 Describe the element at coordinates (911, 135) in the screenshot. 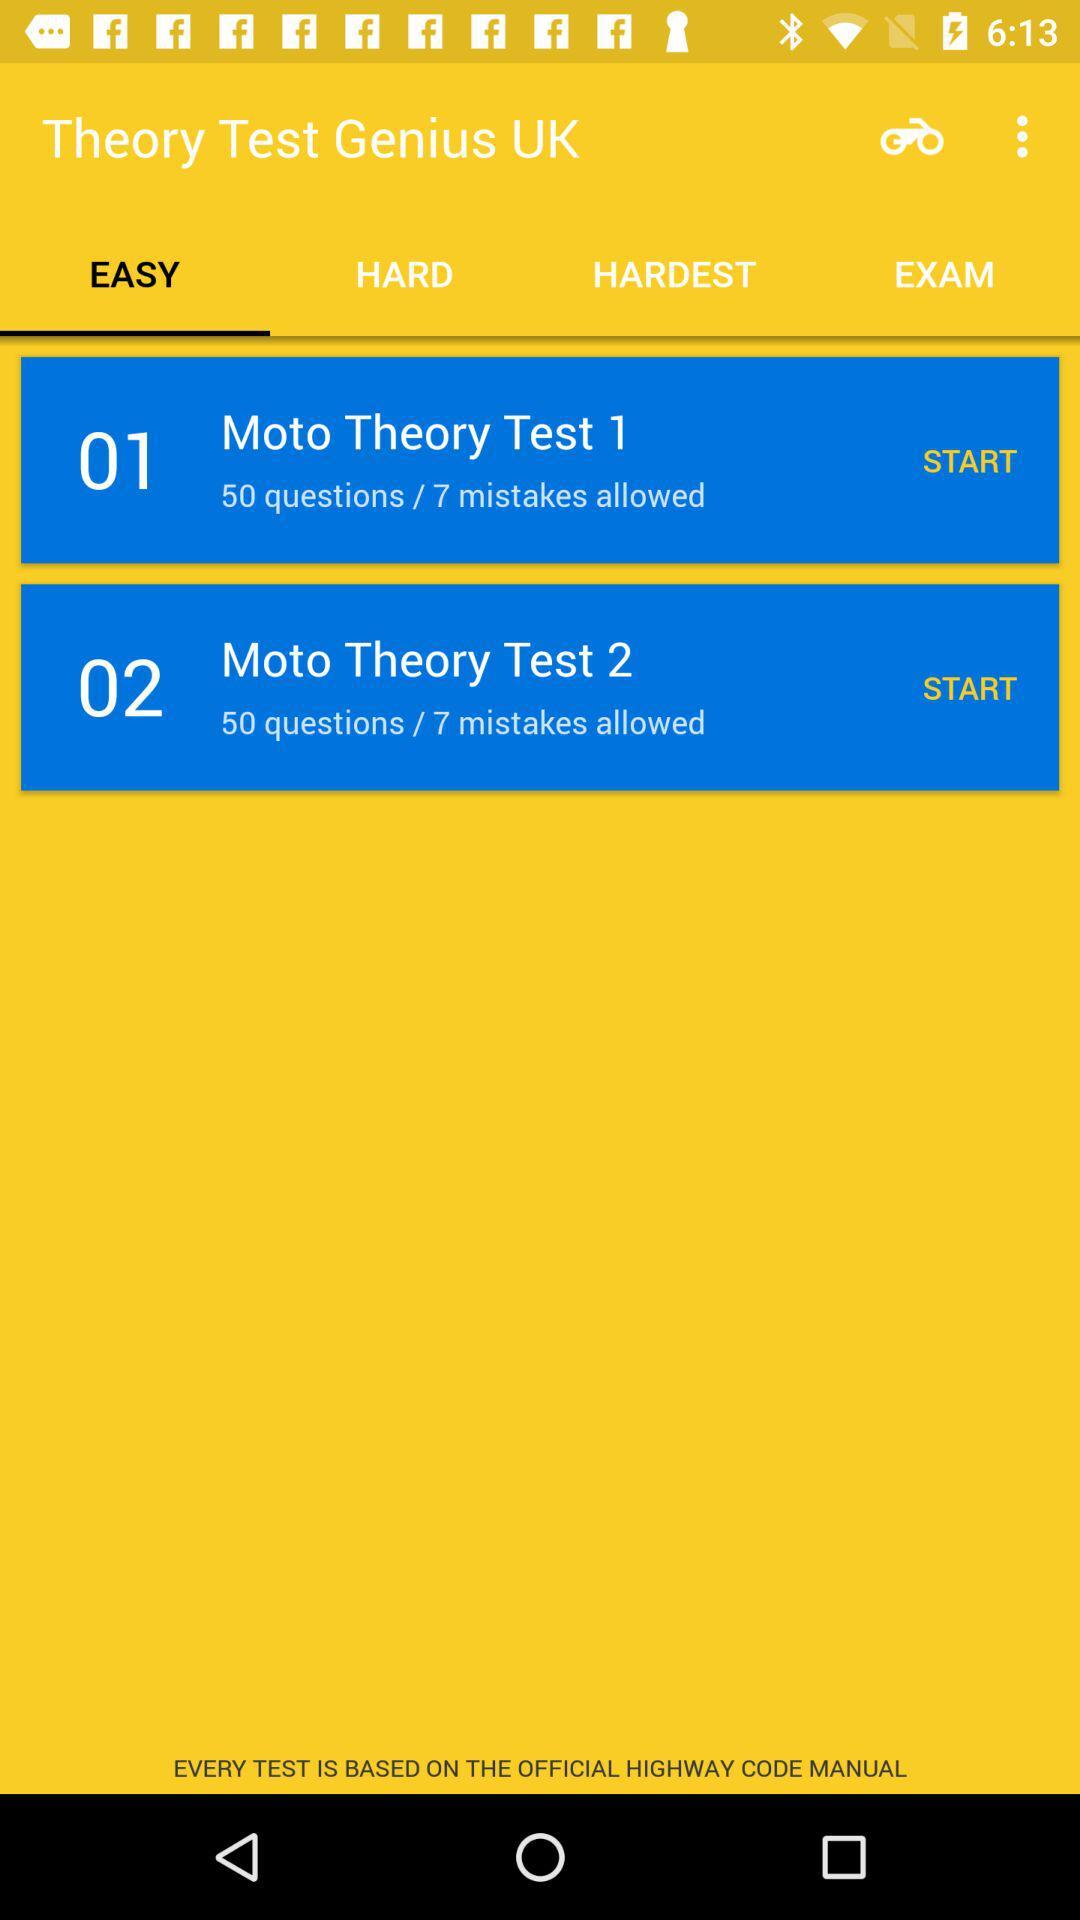

I see `item next to theory test genius item` at that location.